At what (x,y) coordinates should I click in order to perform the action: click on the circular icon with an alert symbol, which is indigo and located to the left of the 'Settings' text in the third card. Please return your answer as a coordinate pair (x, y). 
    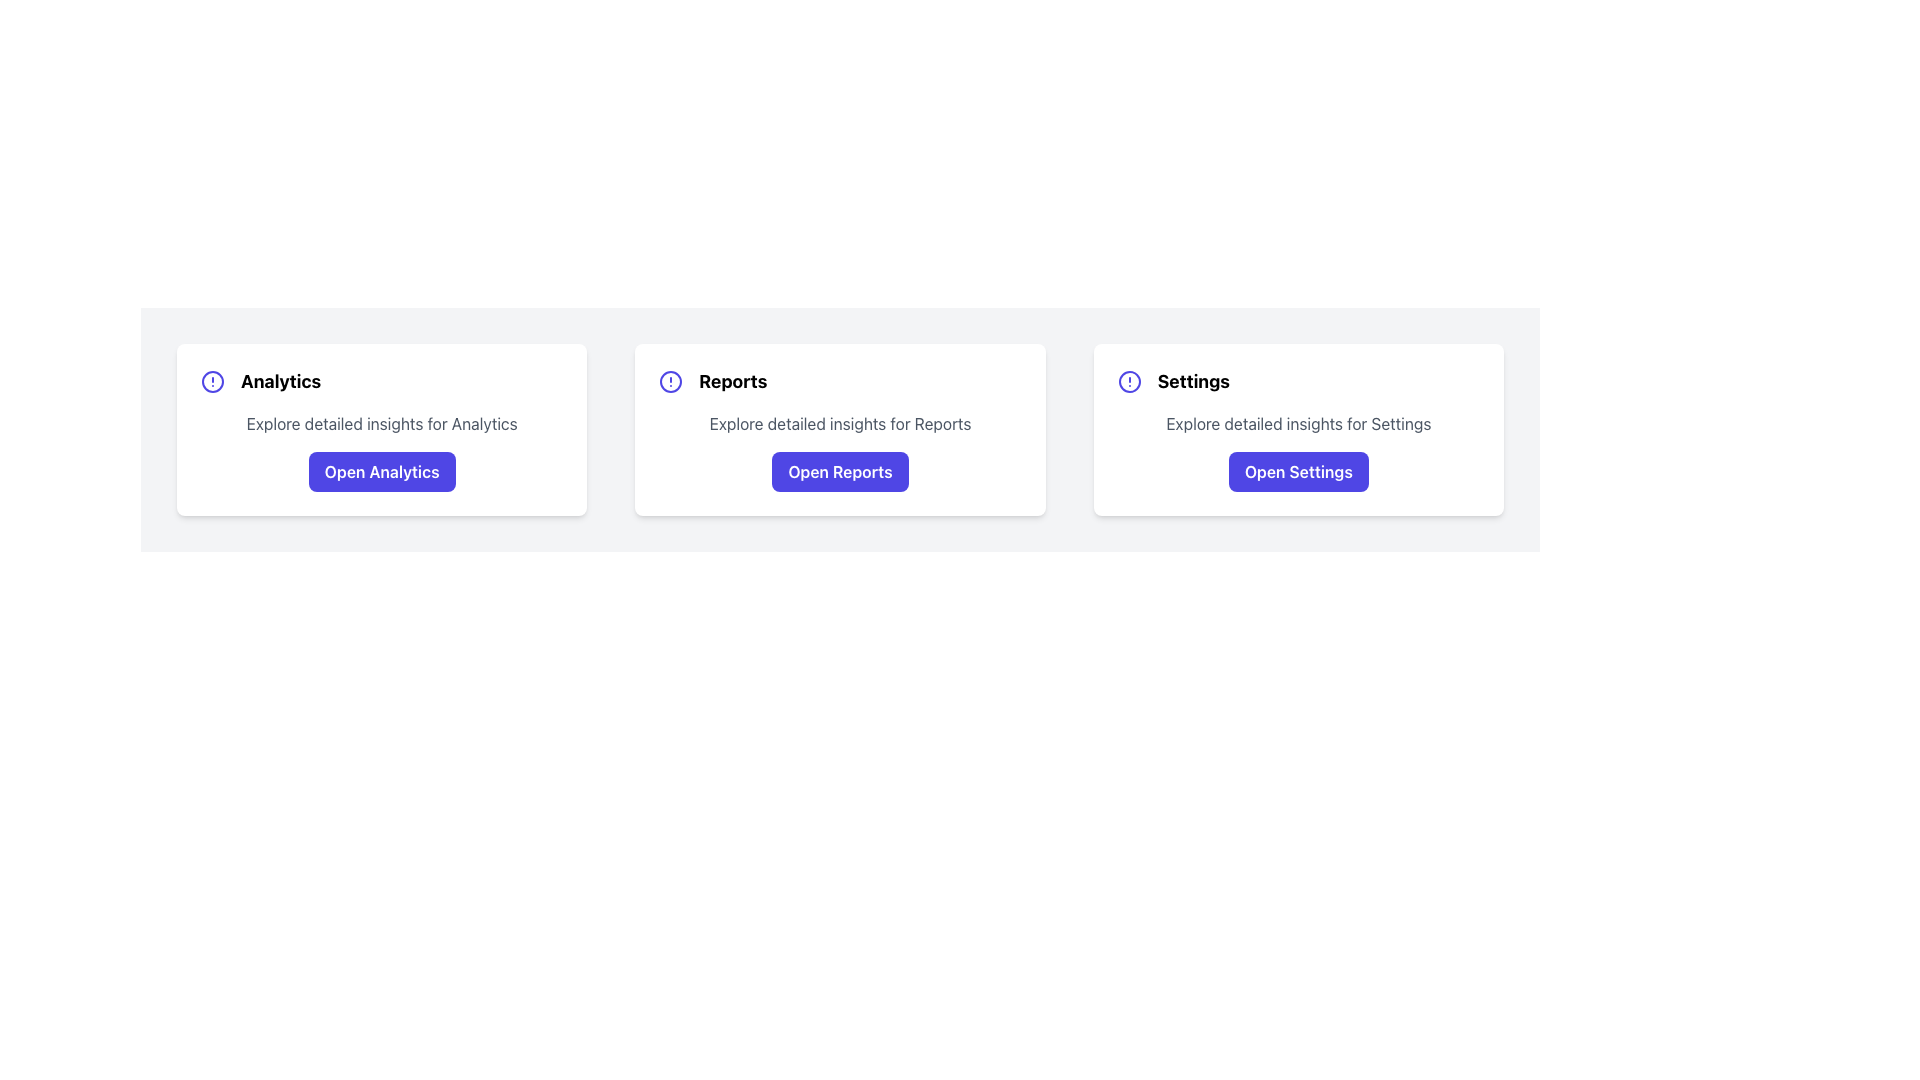
    Looking at the image, I should click on (1129, 381).